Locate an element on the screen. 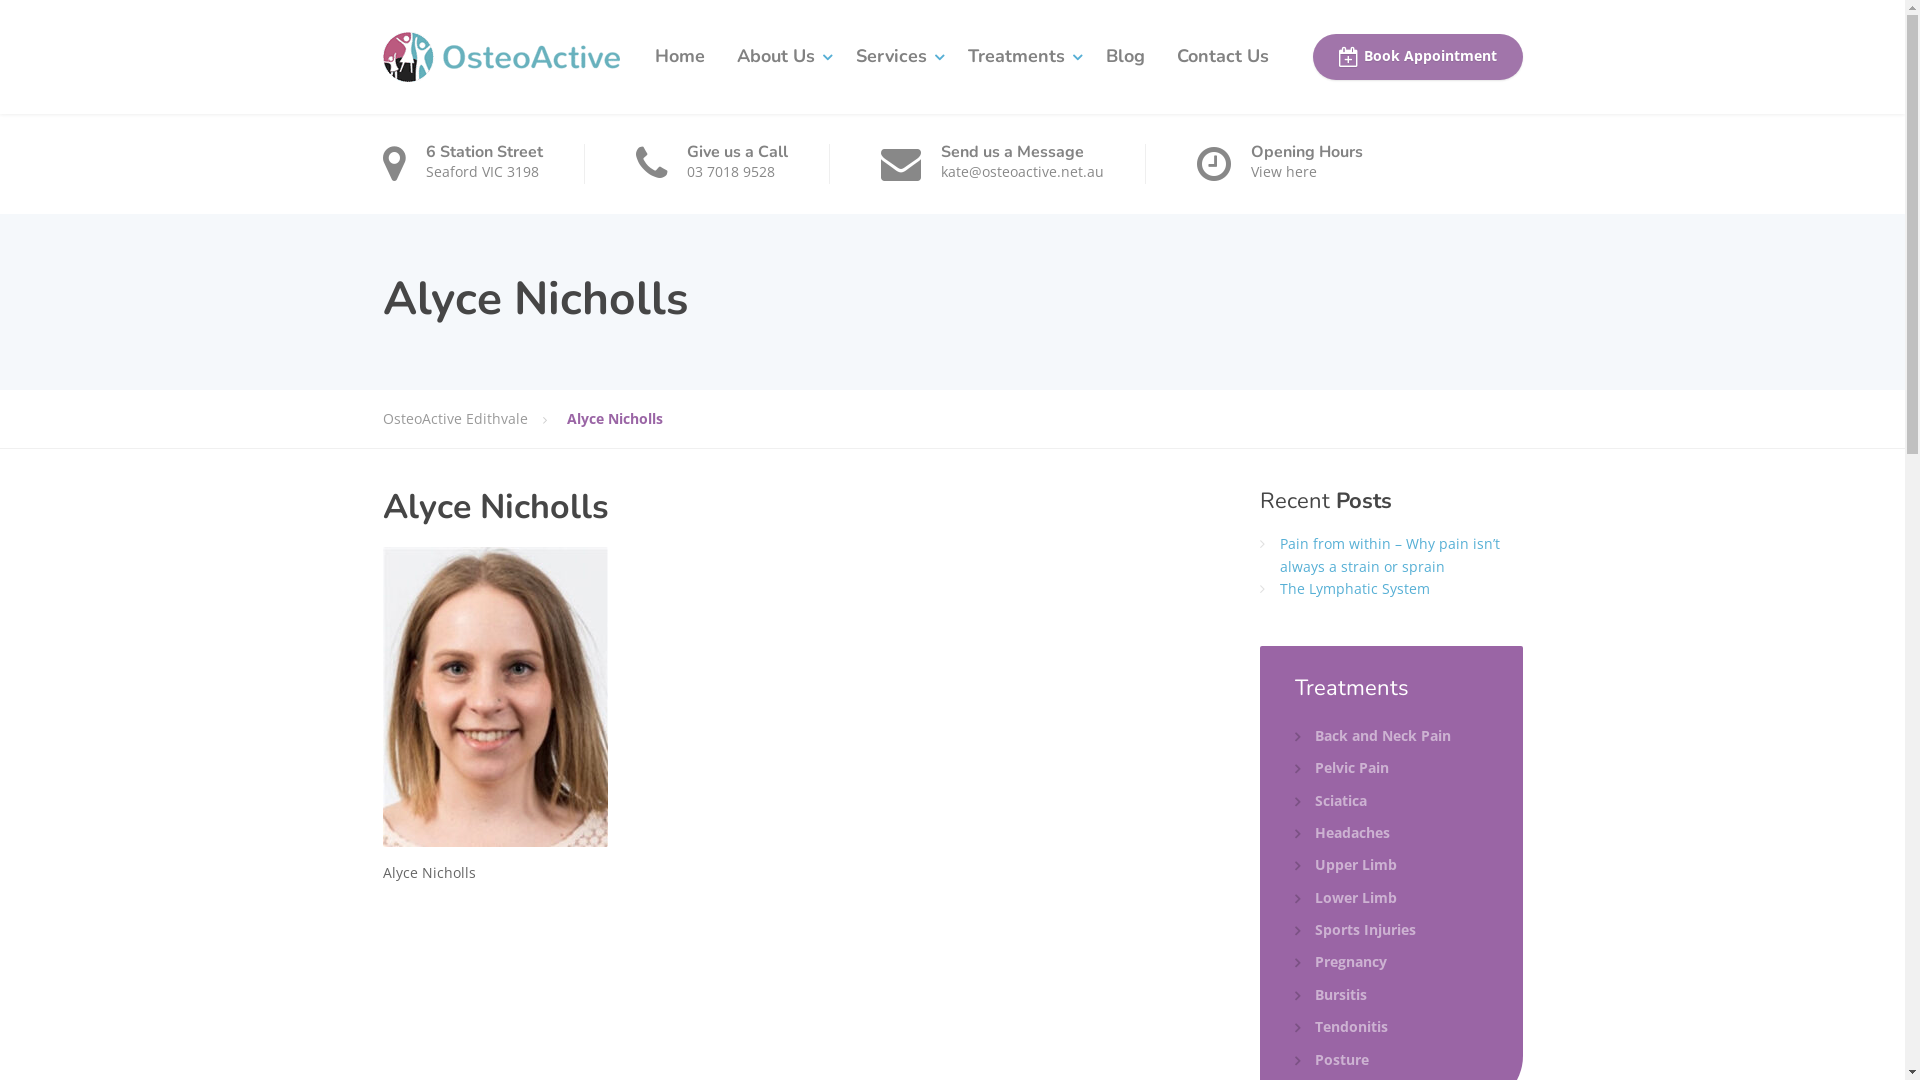 The image size is (1920, 1080). 'Headaches' is located at coordinates (1342, 833).